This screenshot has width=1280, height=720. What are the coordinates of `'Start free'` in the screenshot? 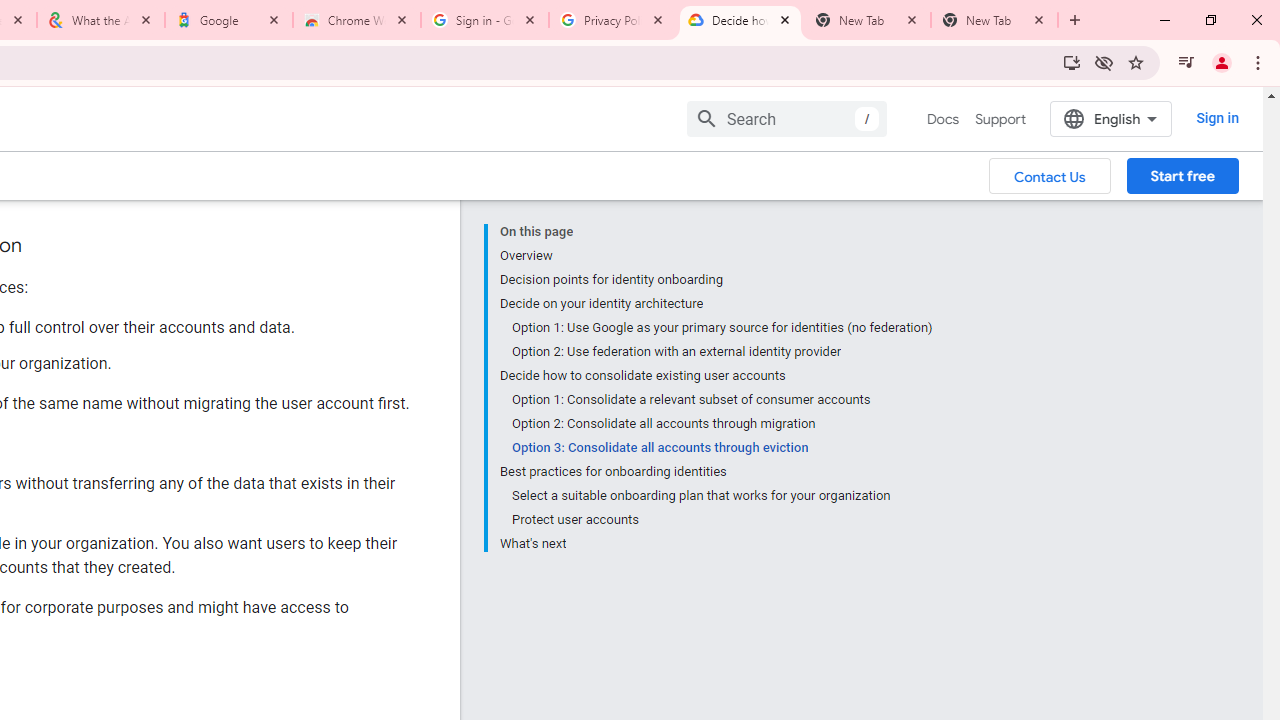 It's located at (1182, 174).